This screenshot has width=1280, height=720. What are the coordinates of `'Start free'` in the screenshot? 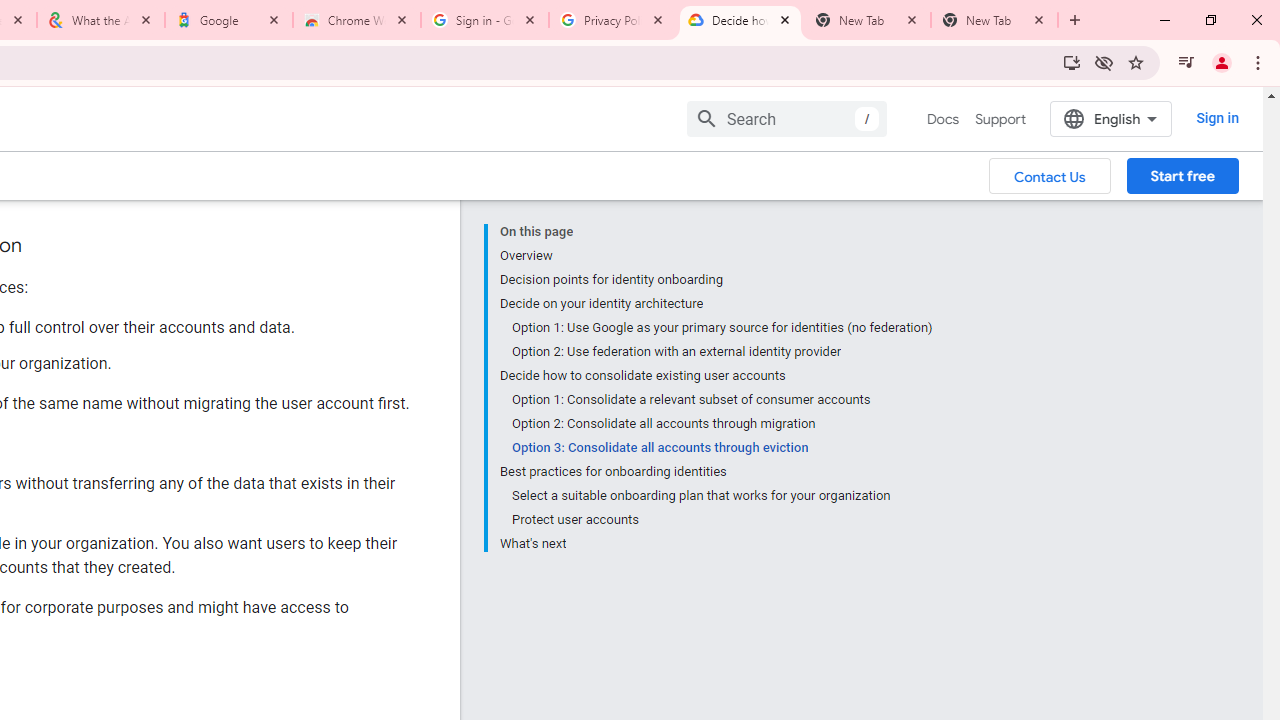 It's located at (1182, 174).